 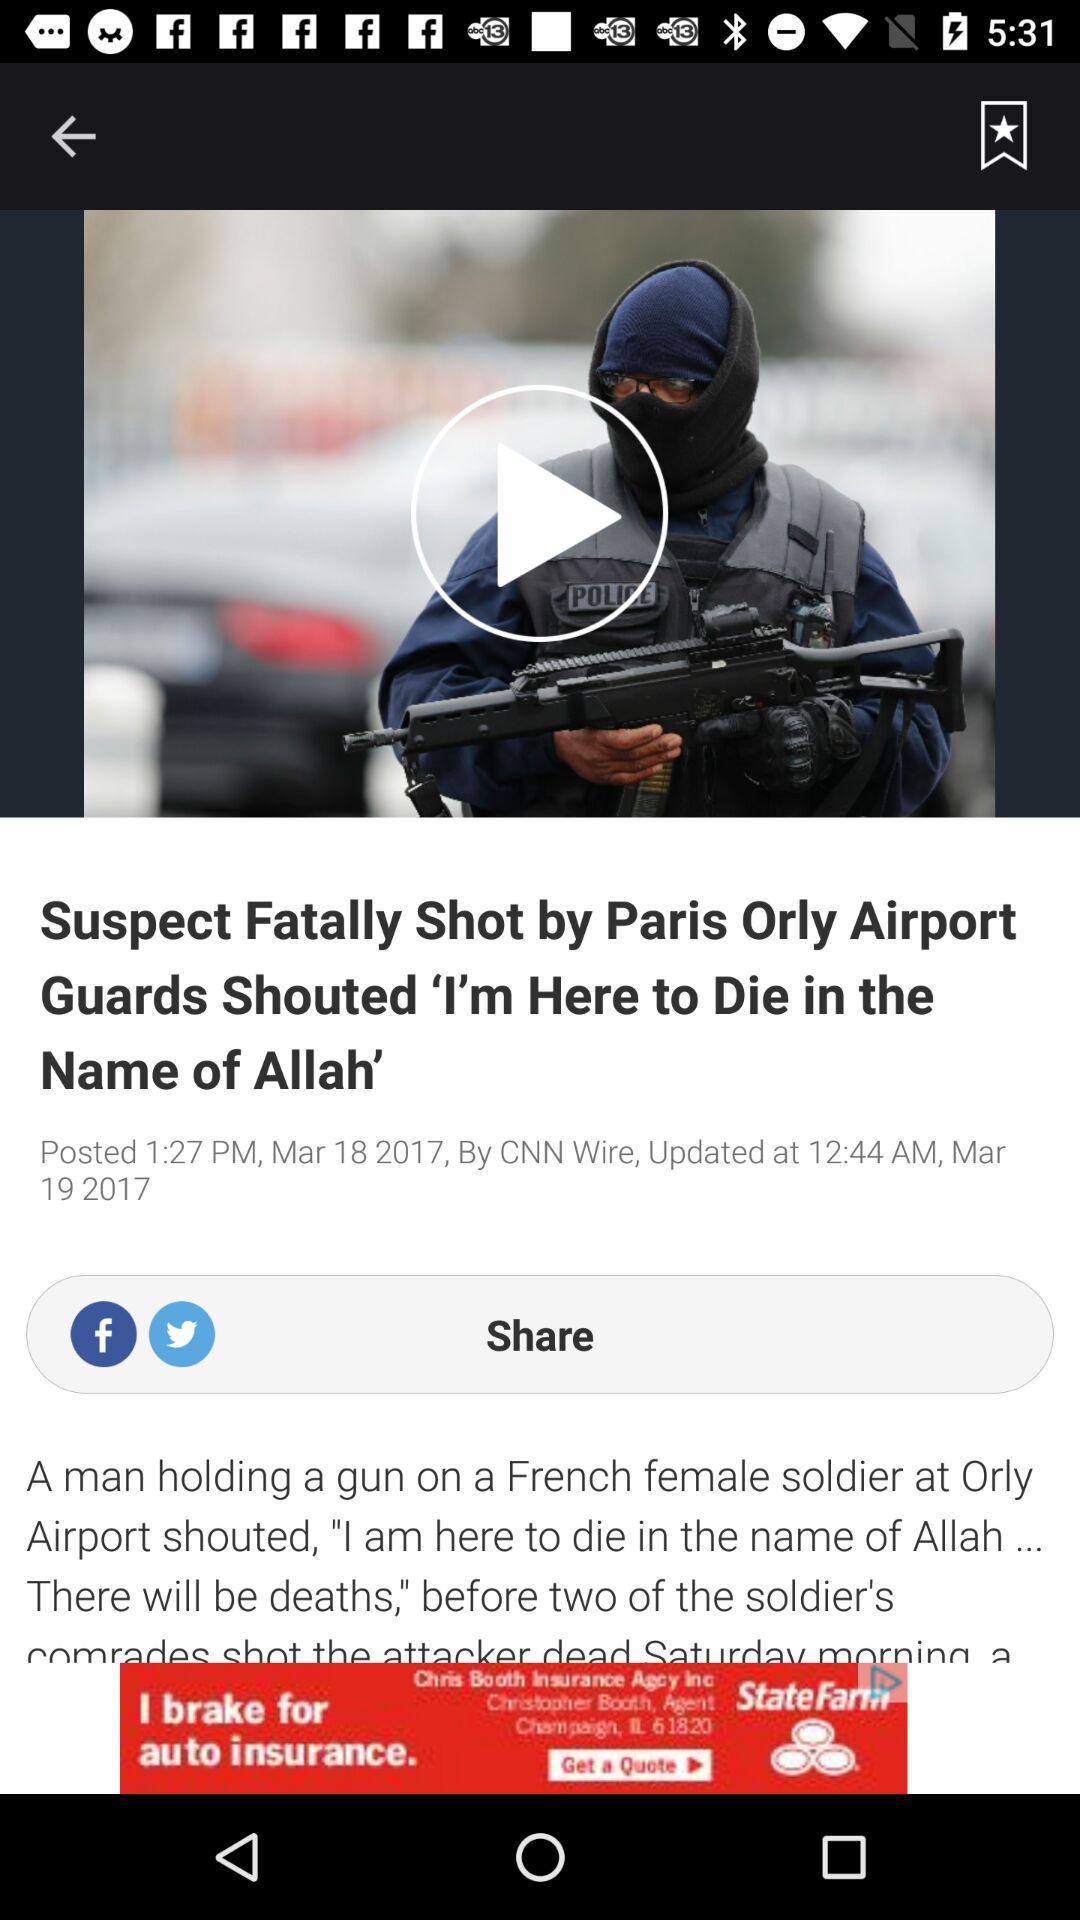 What do you see at coordinates (1004, 135) in the screenshot?
I see `favourites` at bounding box center [1004, 135].